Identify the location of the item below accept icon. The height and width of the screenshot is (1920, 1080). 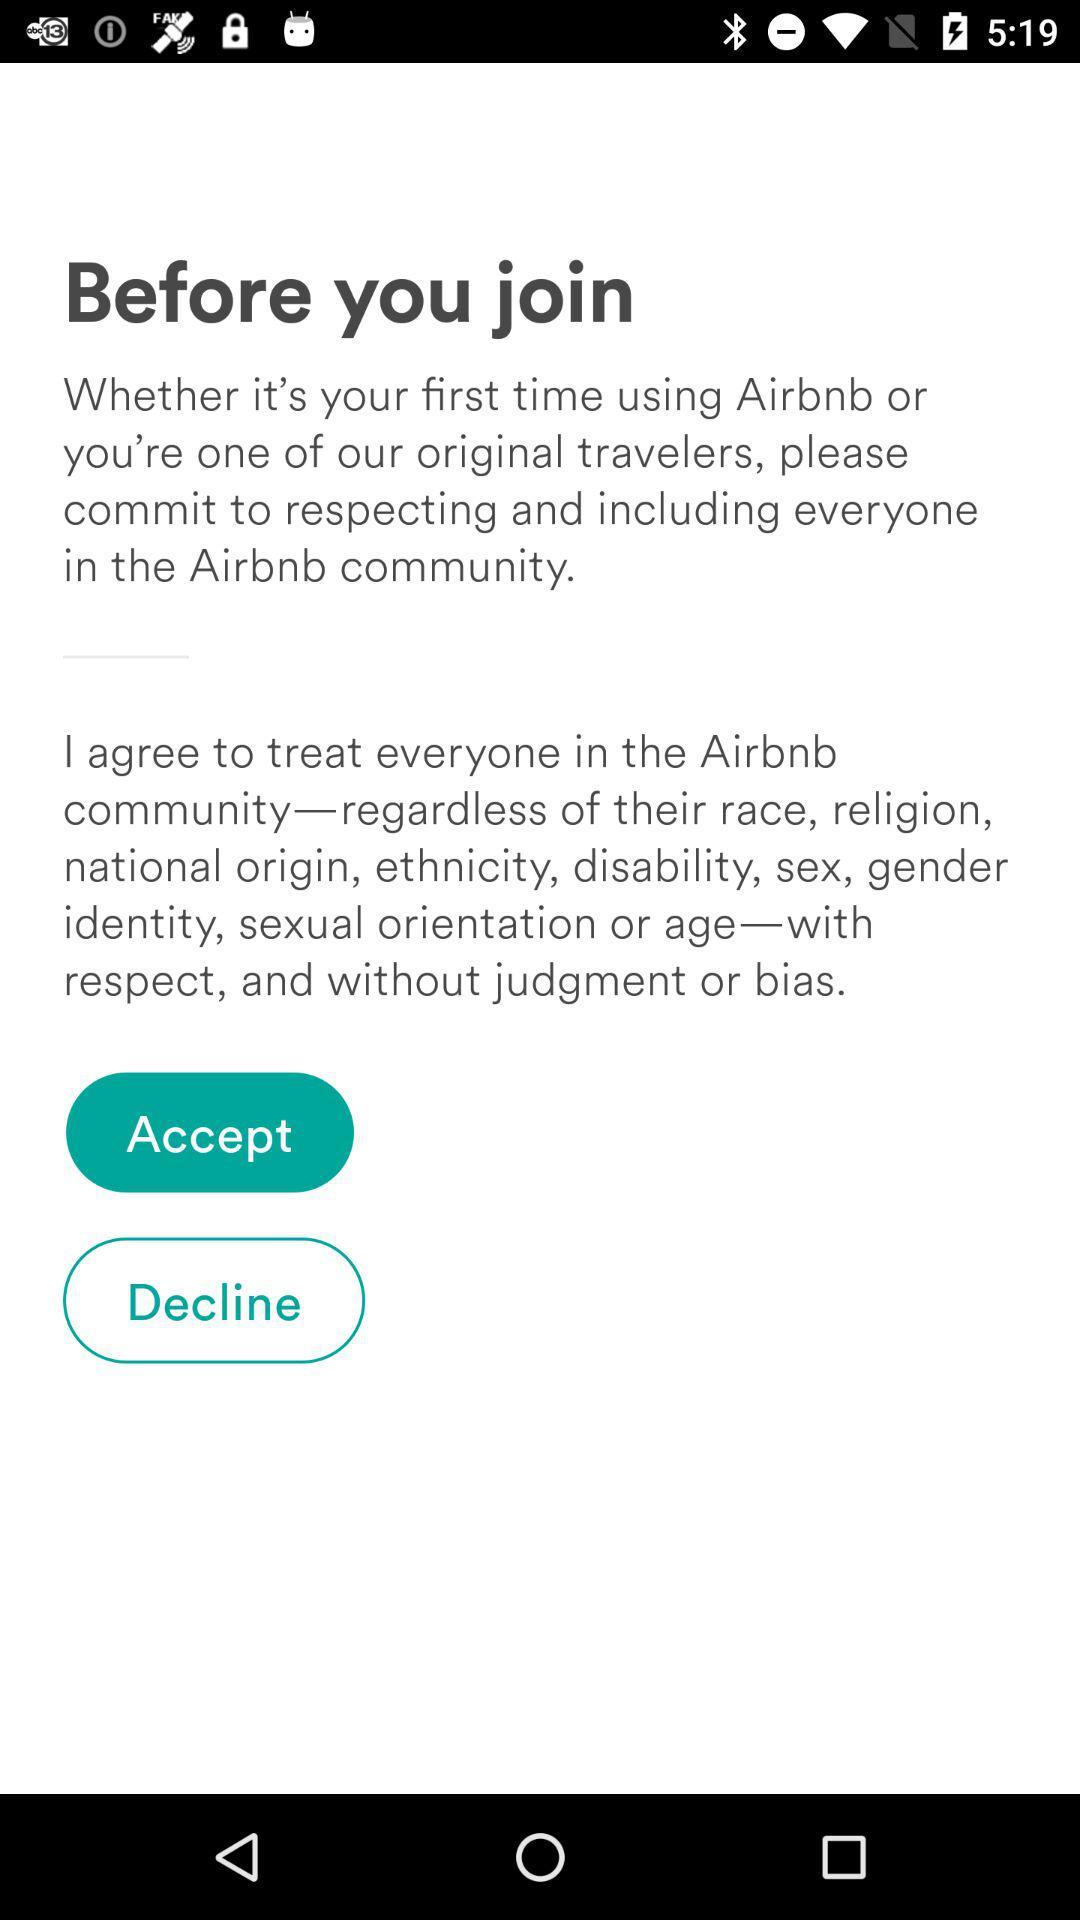
(214, 1300).